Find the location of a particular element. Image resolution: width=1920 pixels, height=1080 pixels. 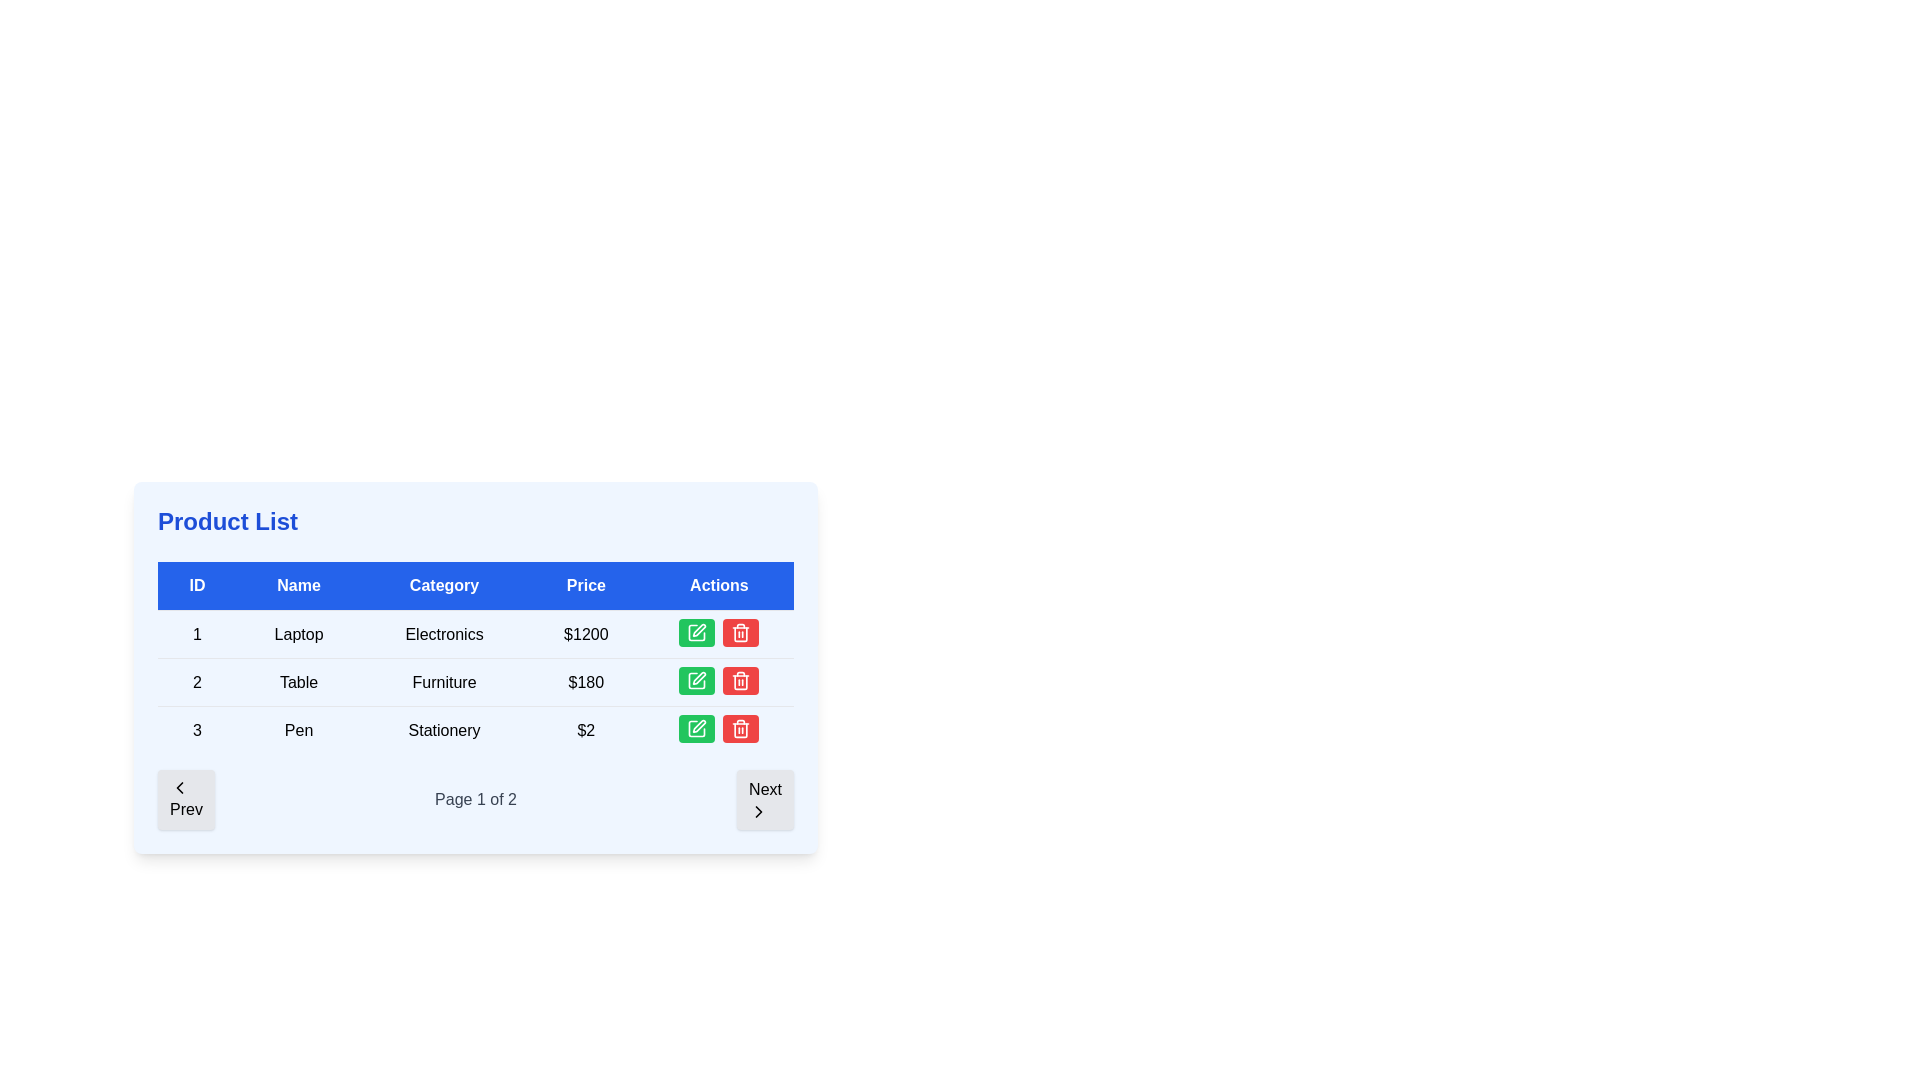

the Text label in the second row of the table under the 'Category' column, which describes the product category is located at coordinates (443, 681).